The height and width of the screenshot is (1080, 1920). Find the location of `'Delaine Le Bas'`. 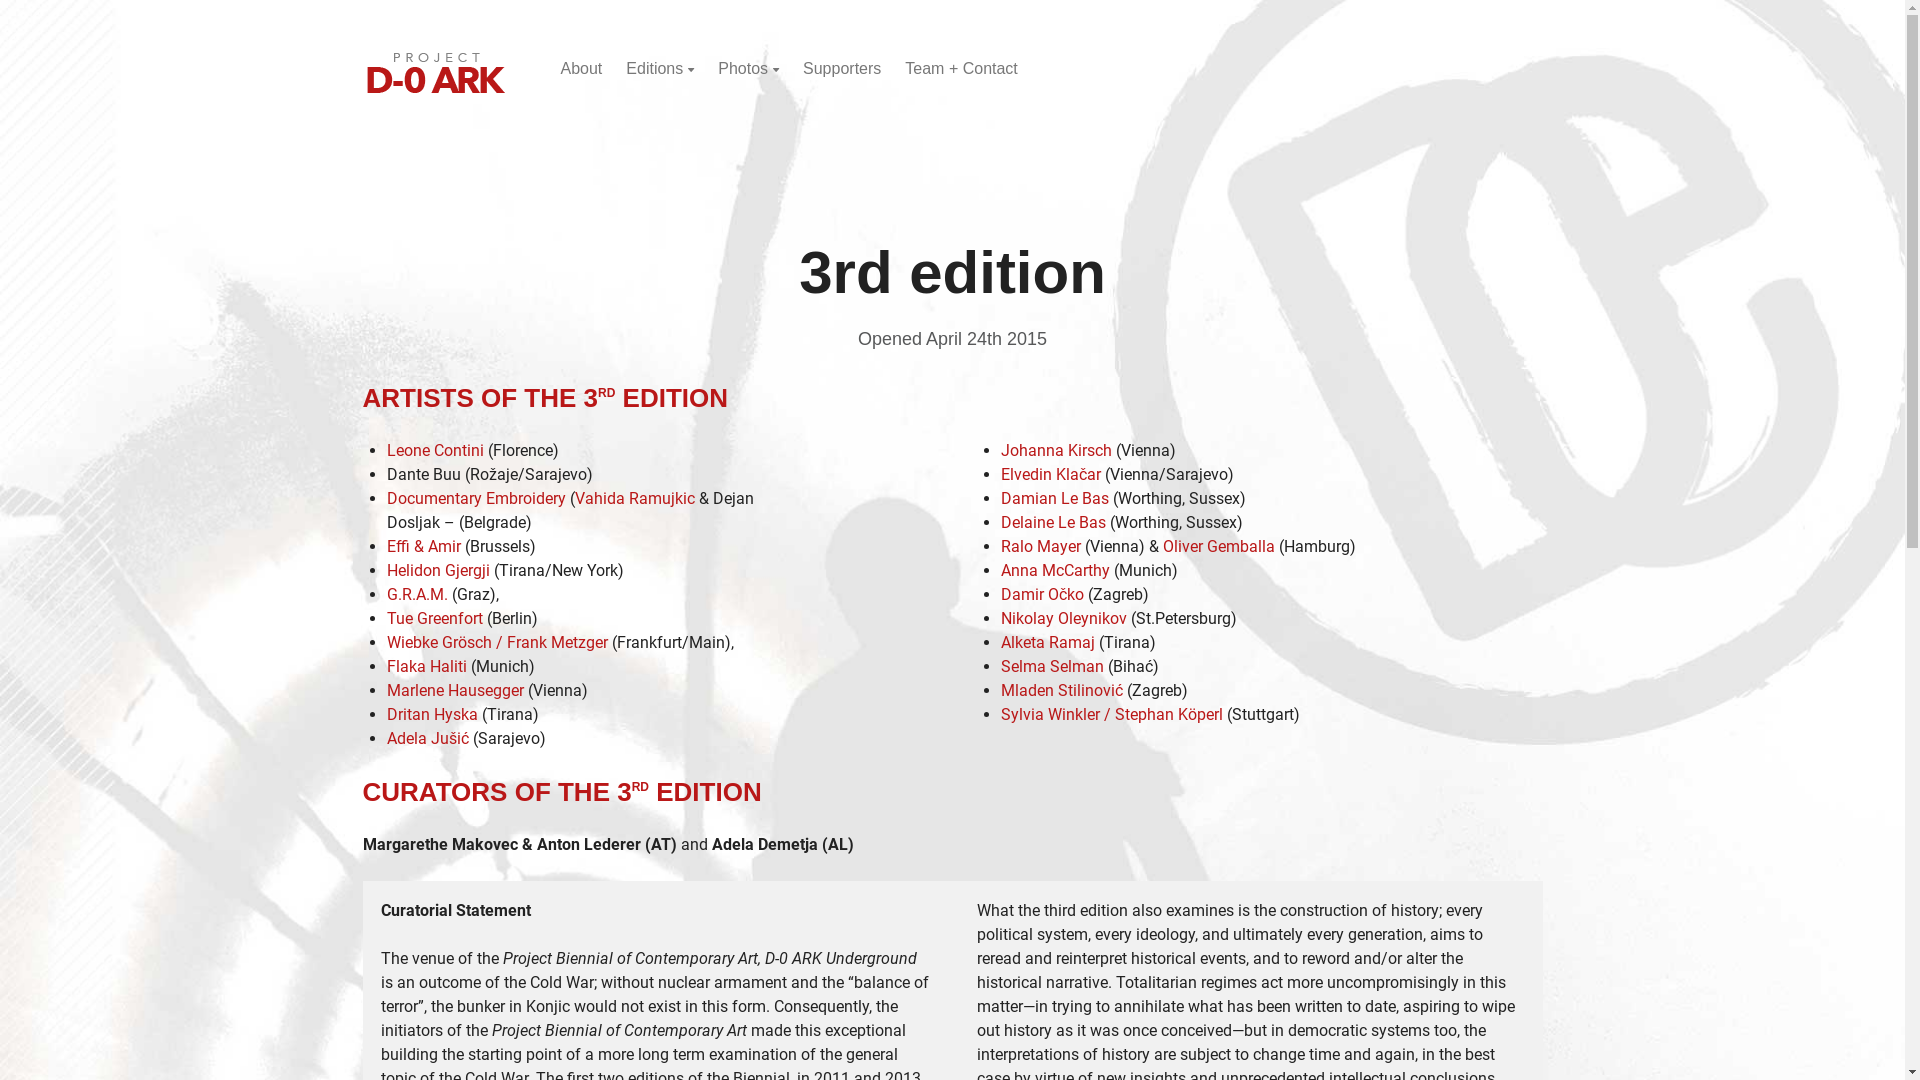

'Delaine Le Bas' is located at coordinates (1051, 521).